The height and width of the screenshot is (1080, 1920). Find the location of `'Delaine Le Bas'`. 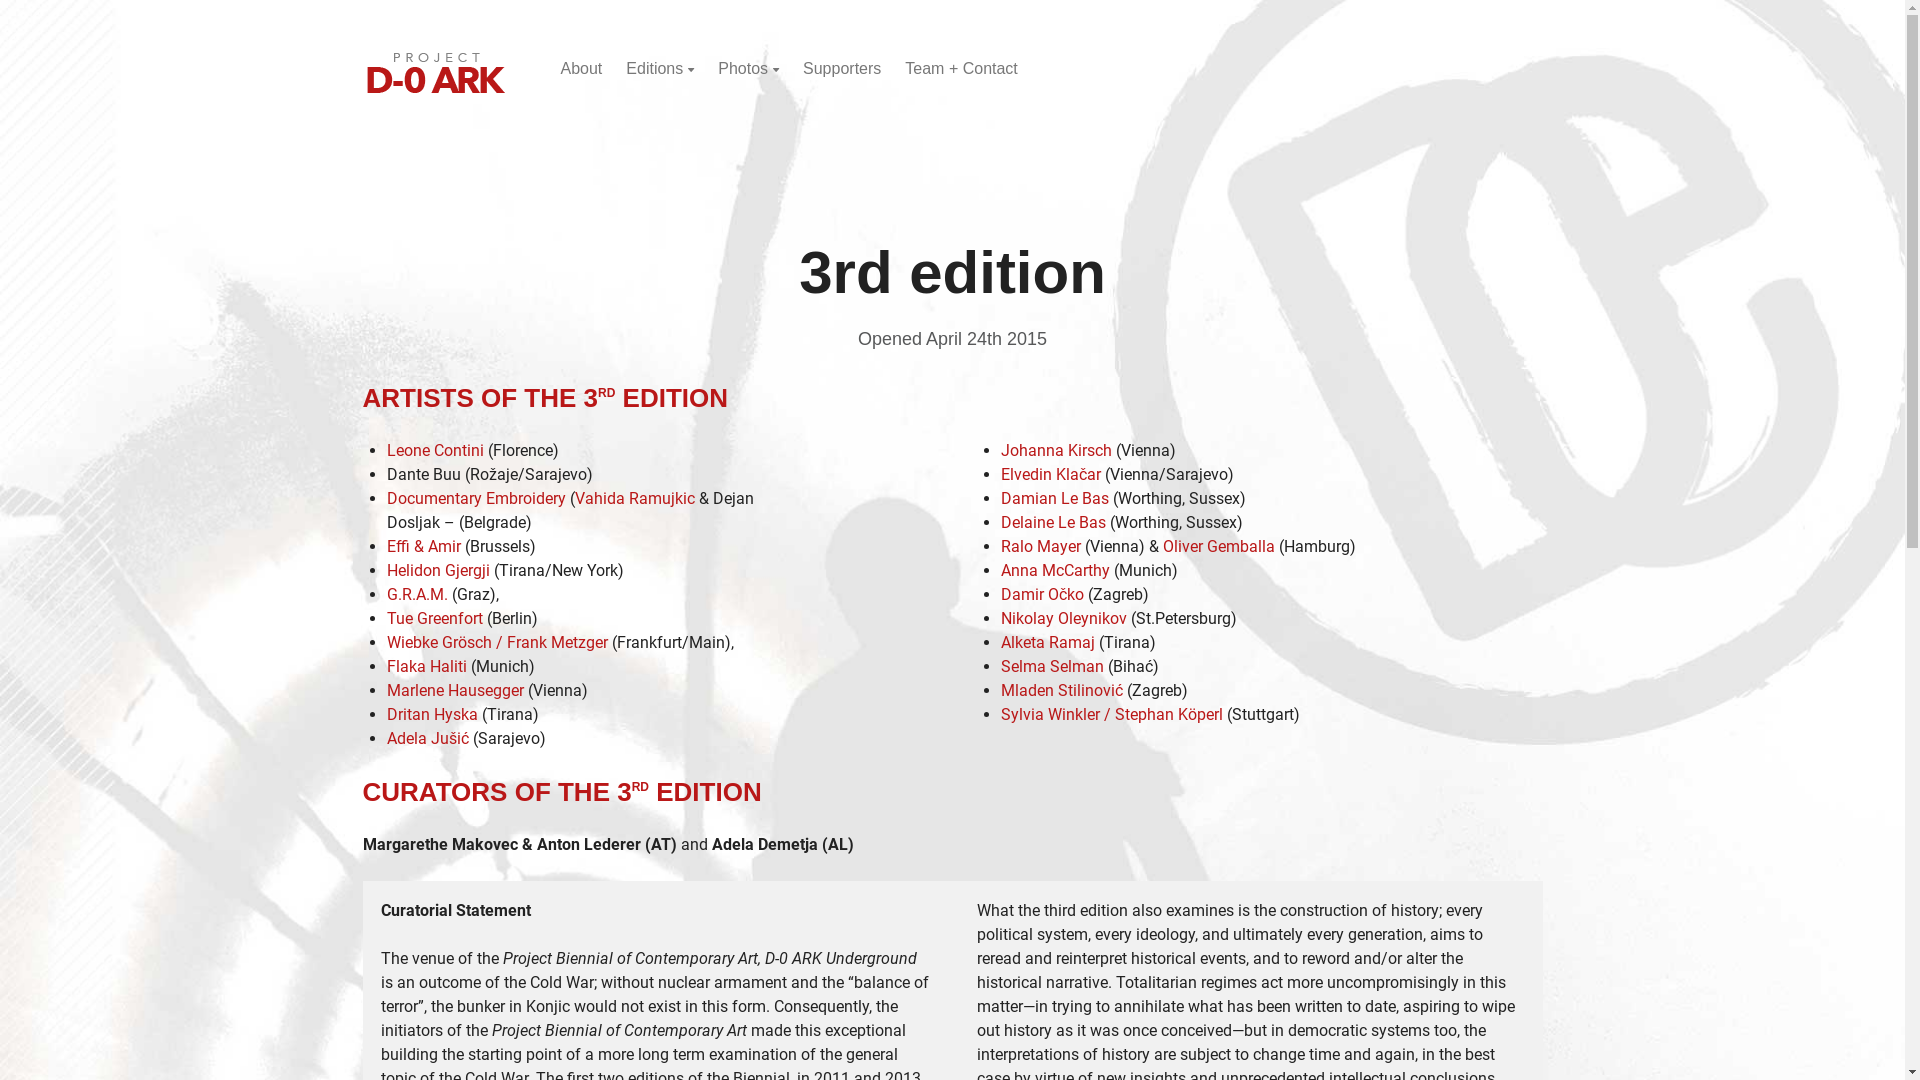

'Delaine Le Bas' is located at coordinates (1051, 521).